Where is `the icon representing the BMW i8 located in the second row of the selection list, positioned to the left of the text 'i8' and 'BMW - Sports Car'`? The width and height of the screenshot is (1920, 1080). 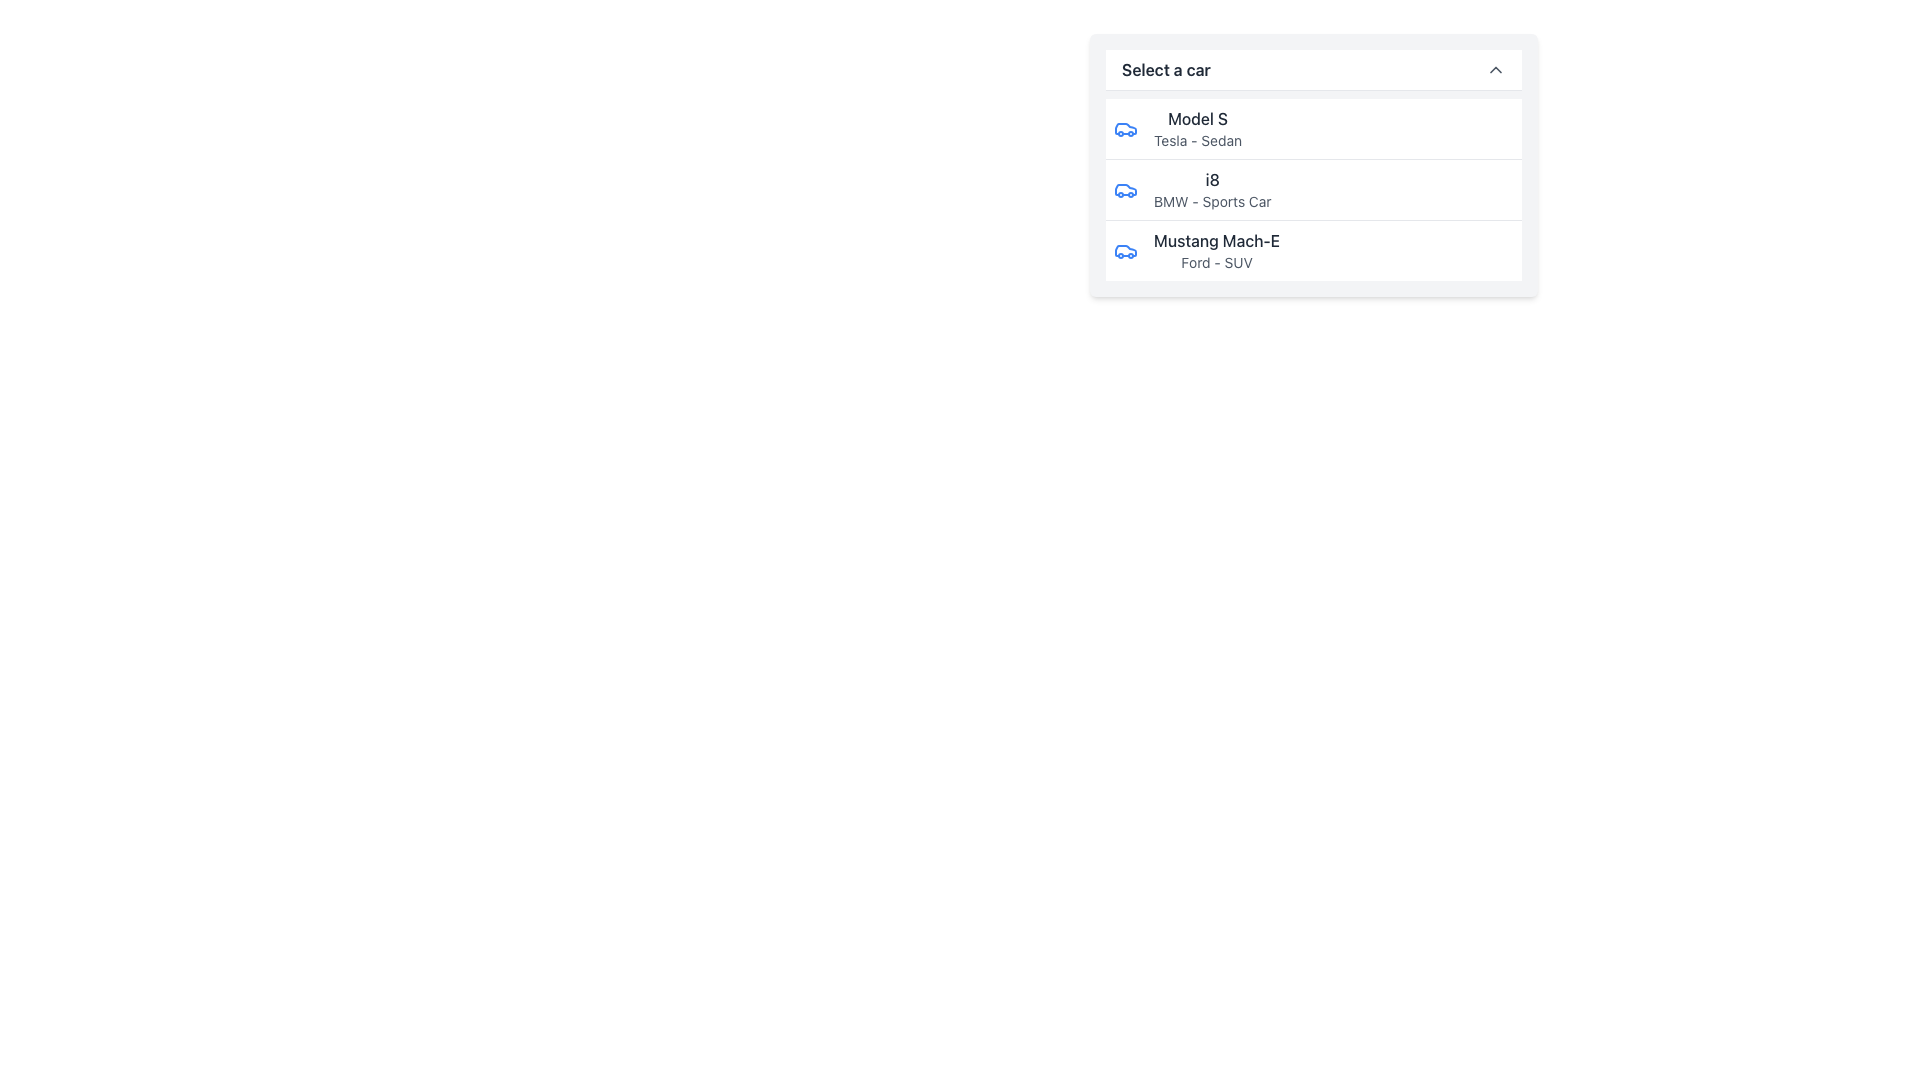
the icon representing the BMW i8 located in the second row of the selection list, positioned to the left of the text 'i8' and 'BMW - Sports Car' is located at coordinates (1126, 189).